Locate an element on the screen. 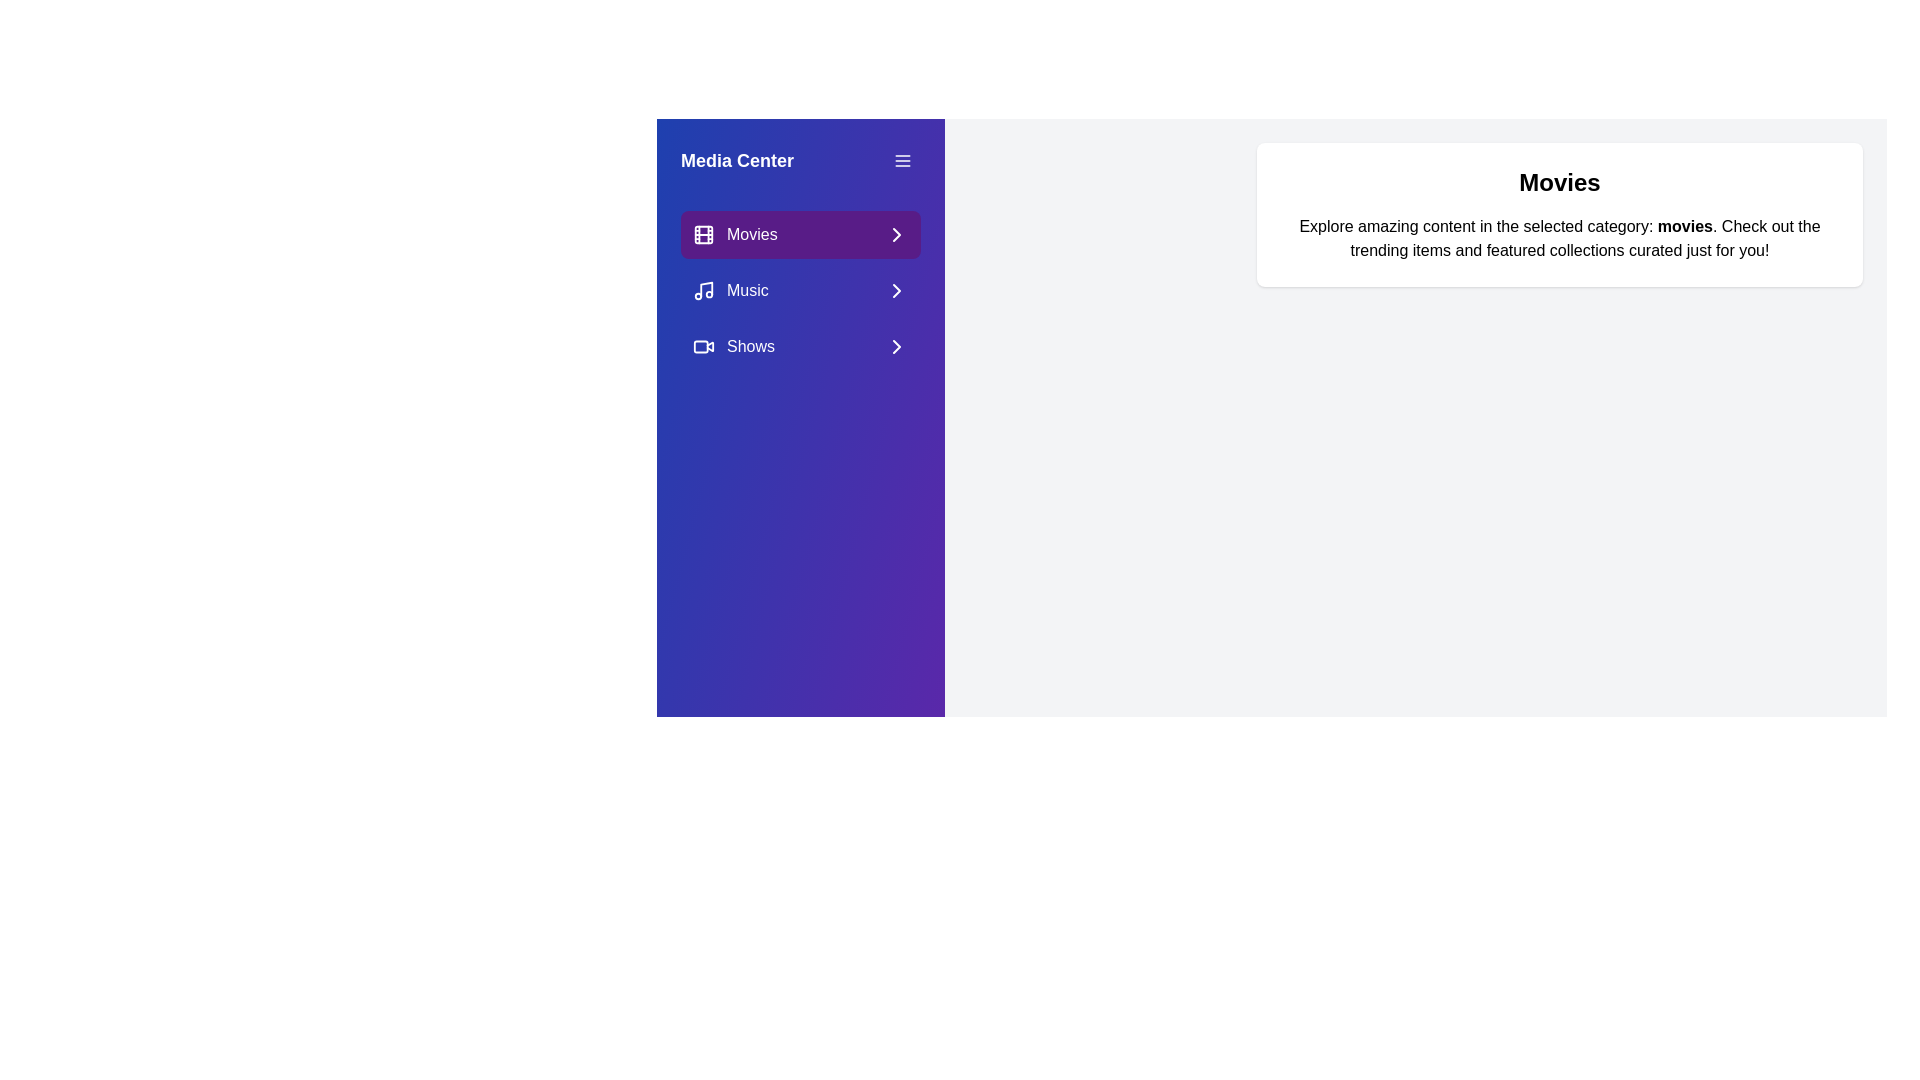 This screenshot has width=1920, height=1080. the menu icon located in the upper-right corner of the purple navigation bar labeled 'Media Center' is located at coordinates (901, 160).